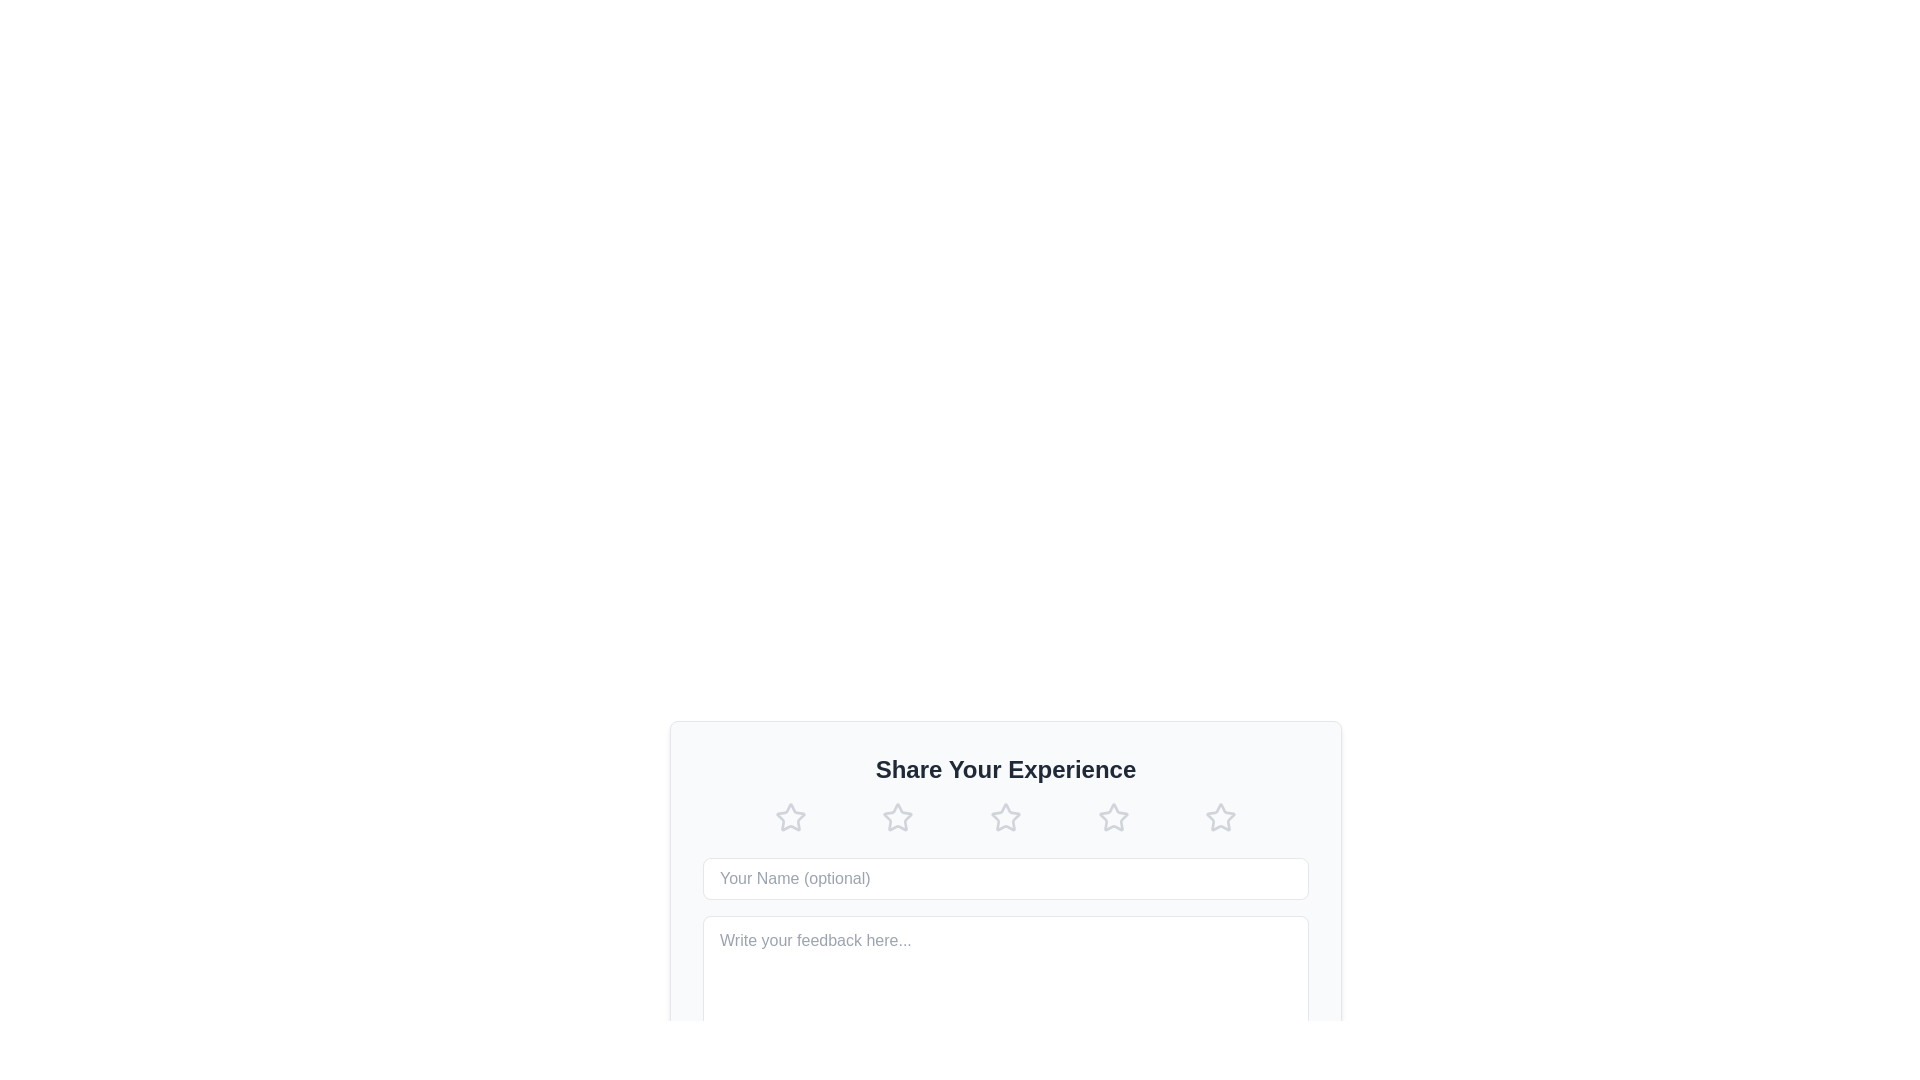  What do you see at coordinates (897, 817) in the screenshot?
I see `the third star icon from the left in the rating system` at bounding box center [897, 817].